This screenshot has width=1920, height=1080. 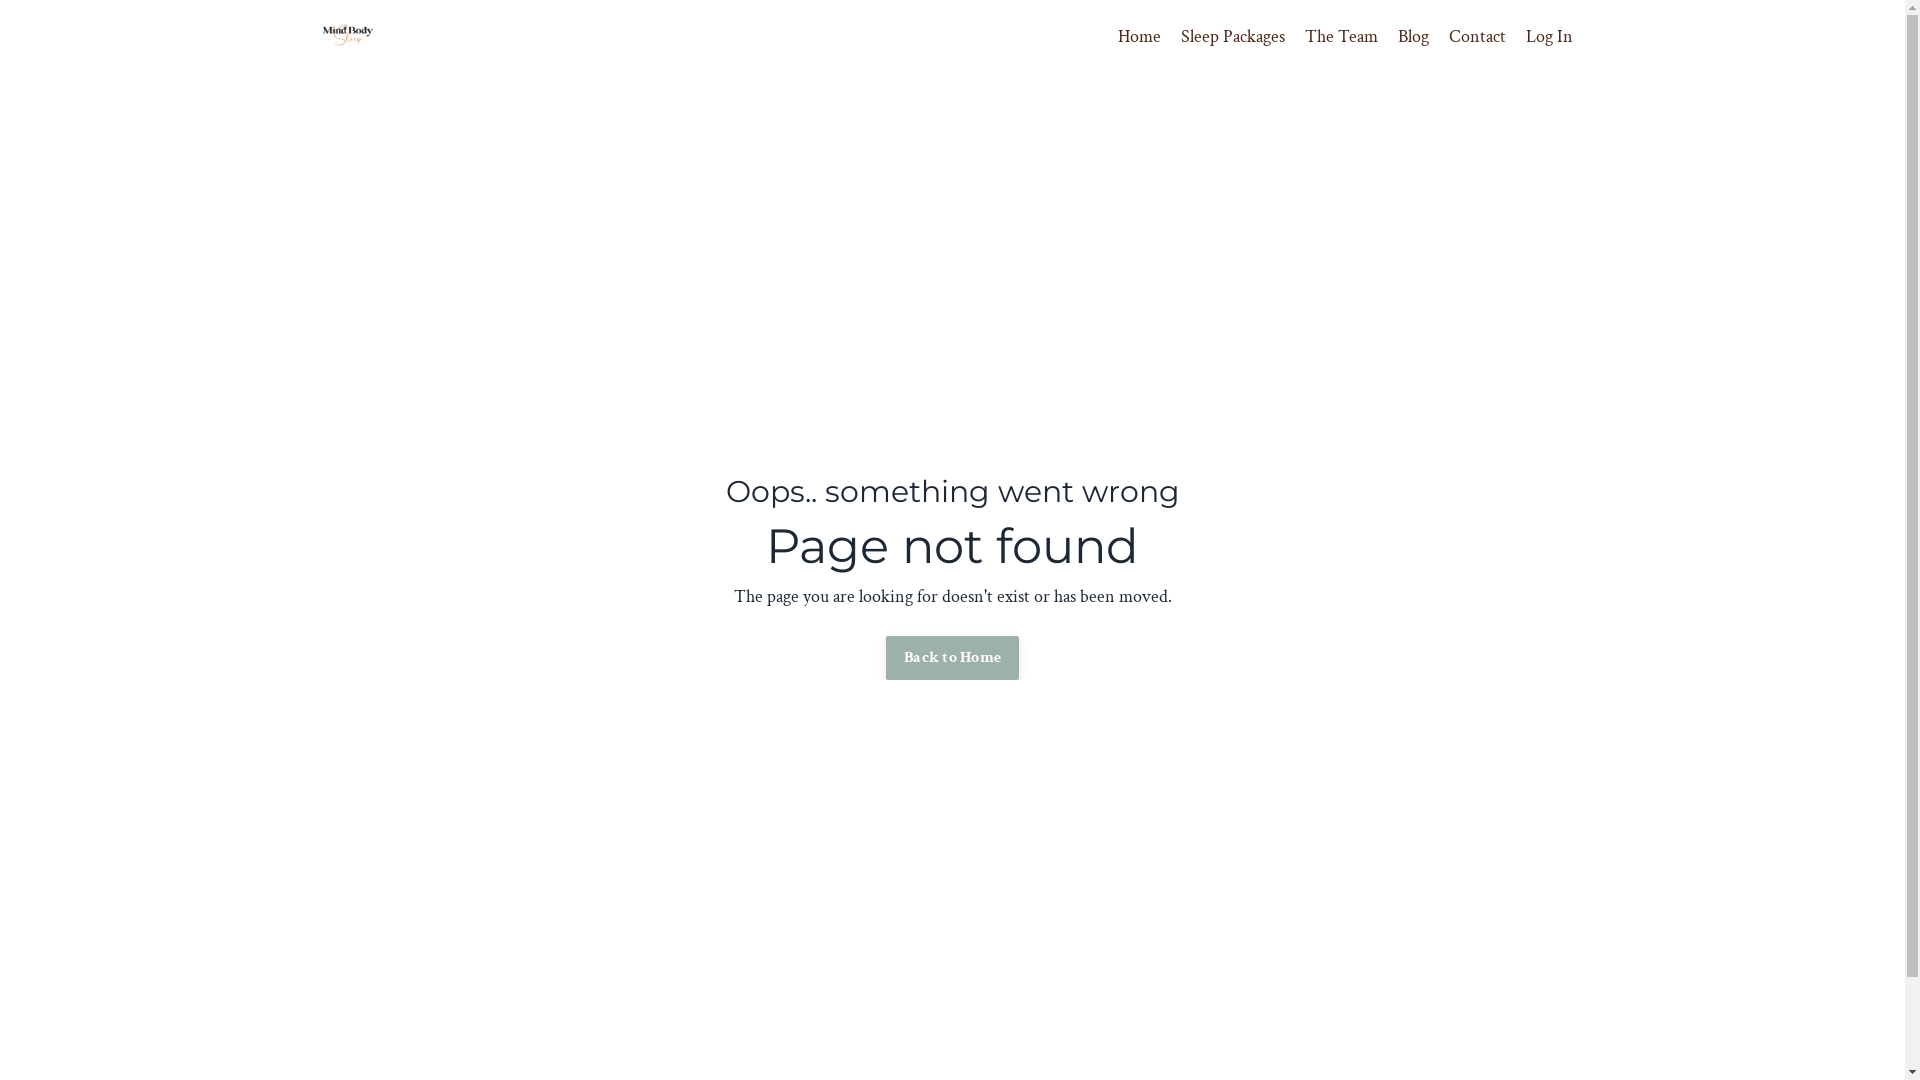 What do you see at coordinates (1412, 37) in the screenshot?
I see `'Blog'` at bounding box center [1412, 37].